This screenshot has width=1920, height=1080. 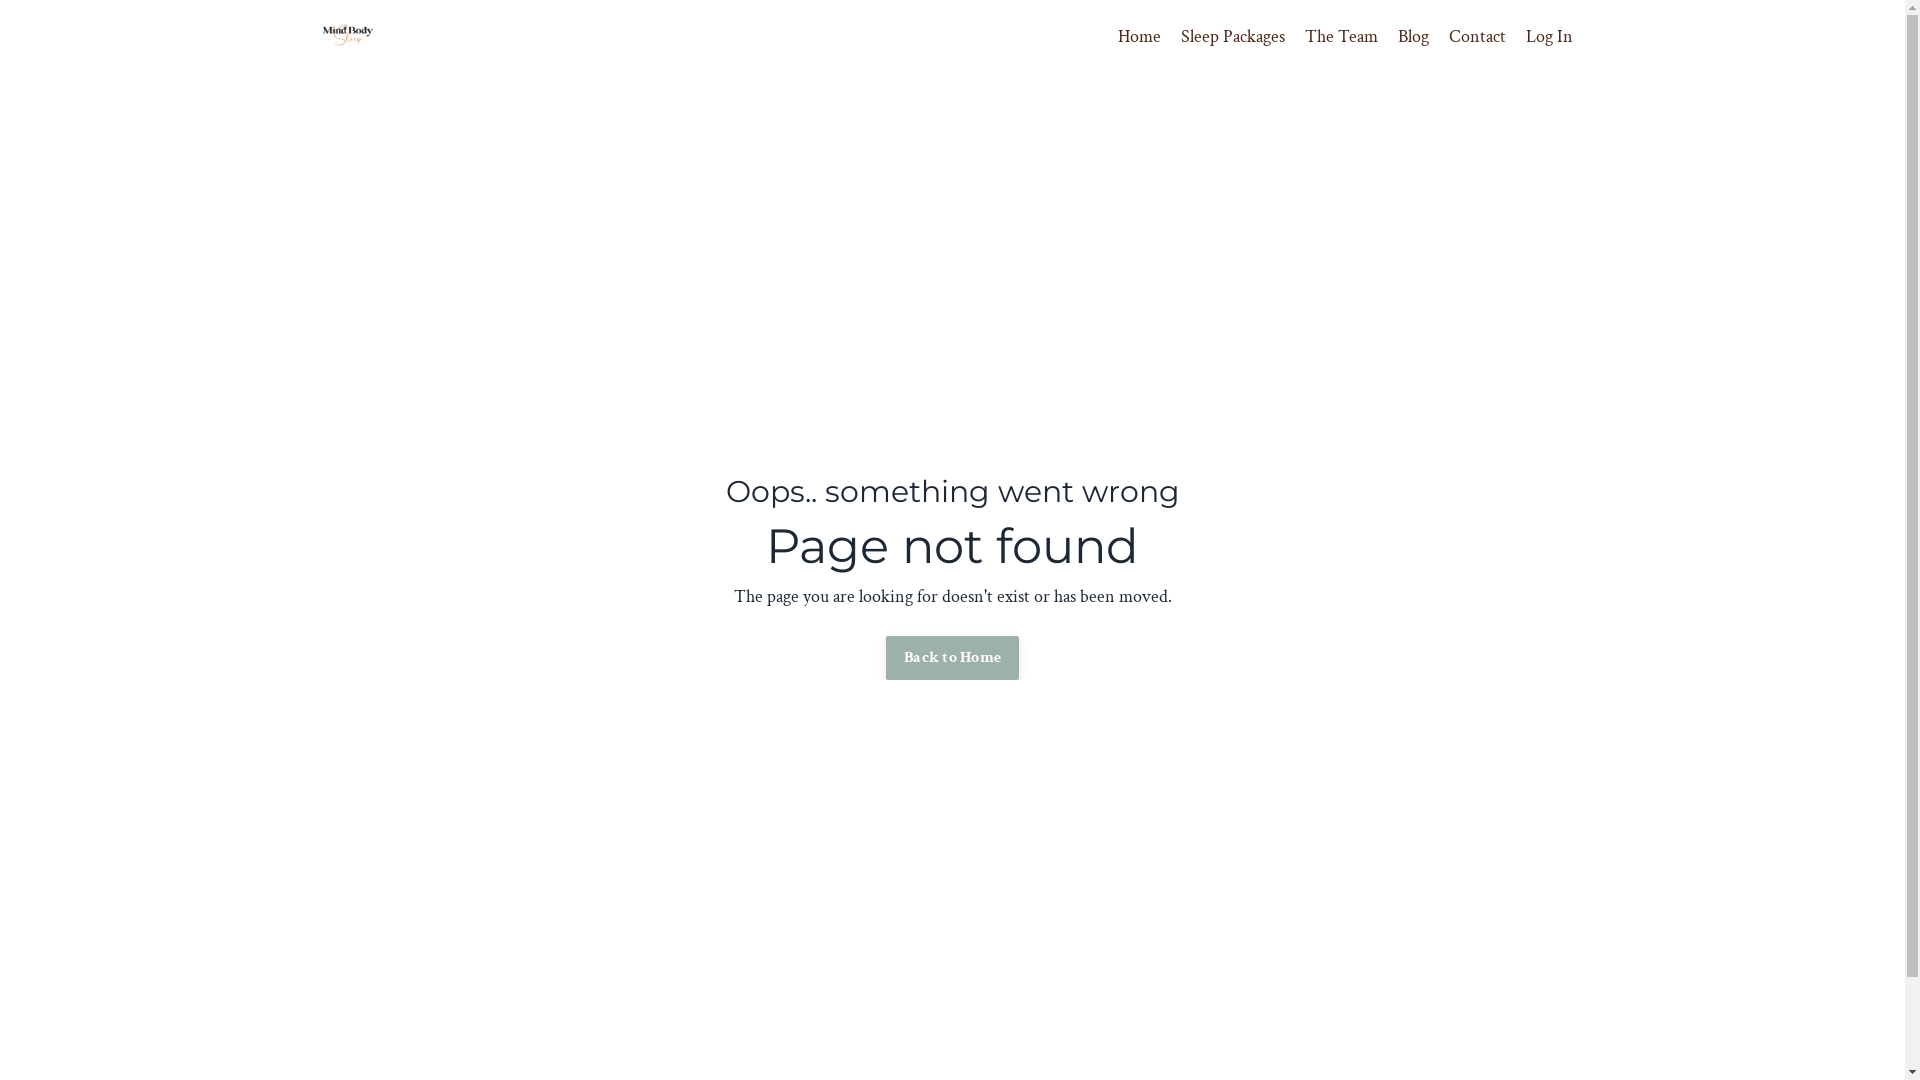 What do you see at coordinates (1412, 37) in the screenshot?
I see `'Blog'` at bounding box center [1412, 37].